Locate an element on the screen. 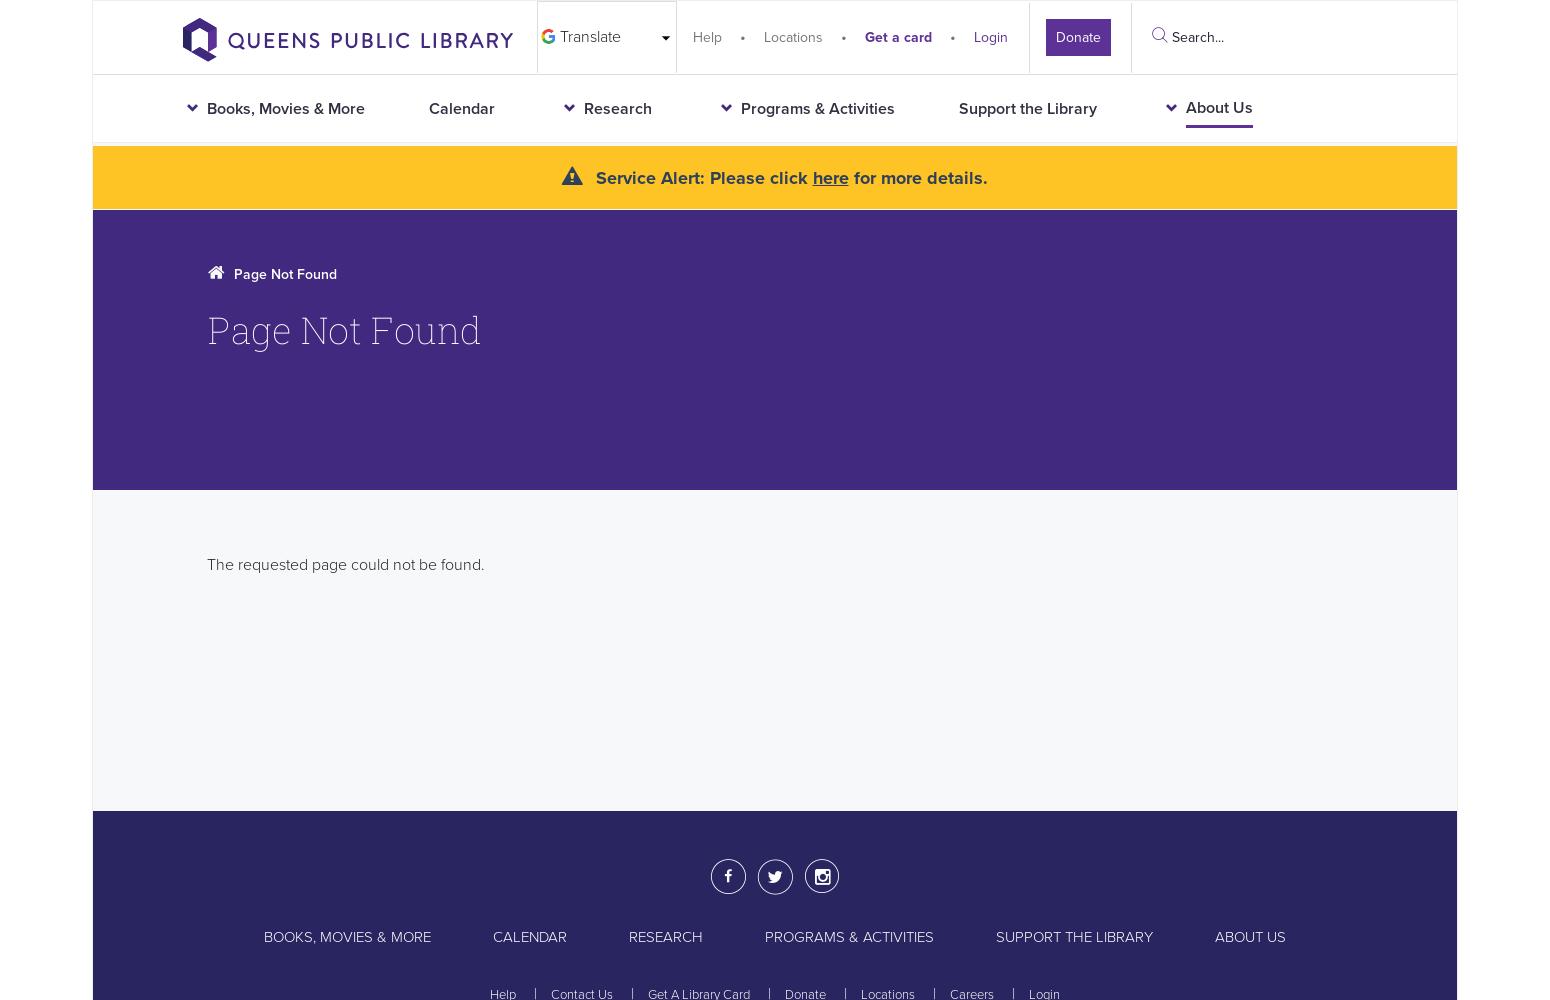  'ABOUT US' is located at coordinates (1215, 936).